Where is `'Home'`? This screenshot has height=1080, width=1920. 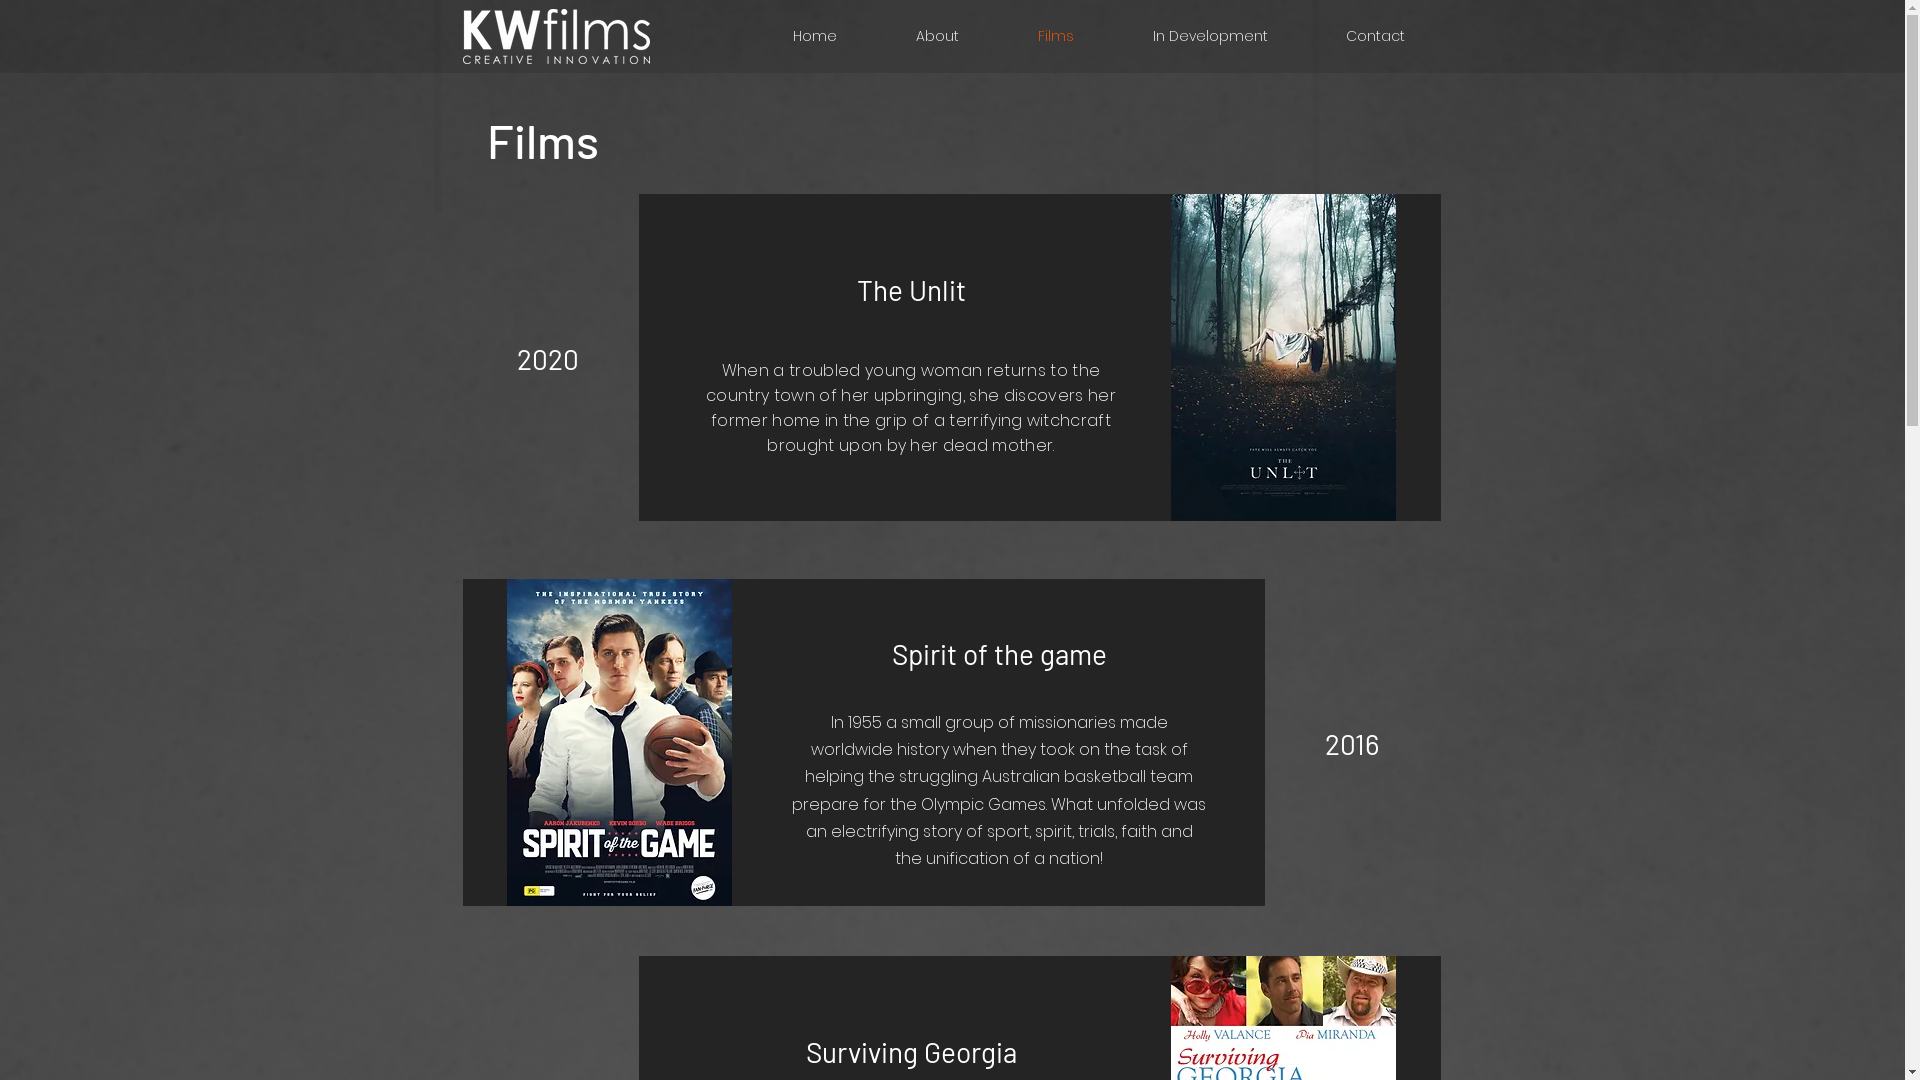
'Home' is located at coordinates (815, 35).